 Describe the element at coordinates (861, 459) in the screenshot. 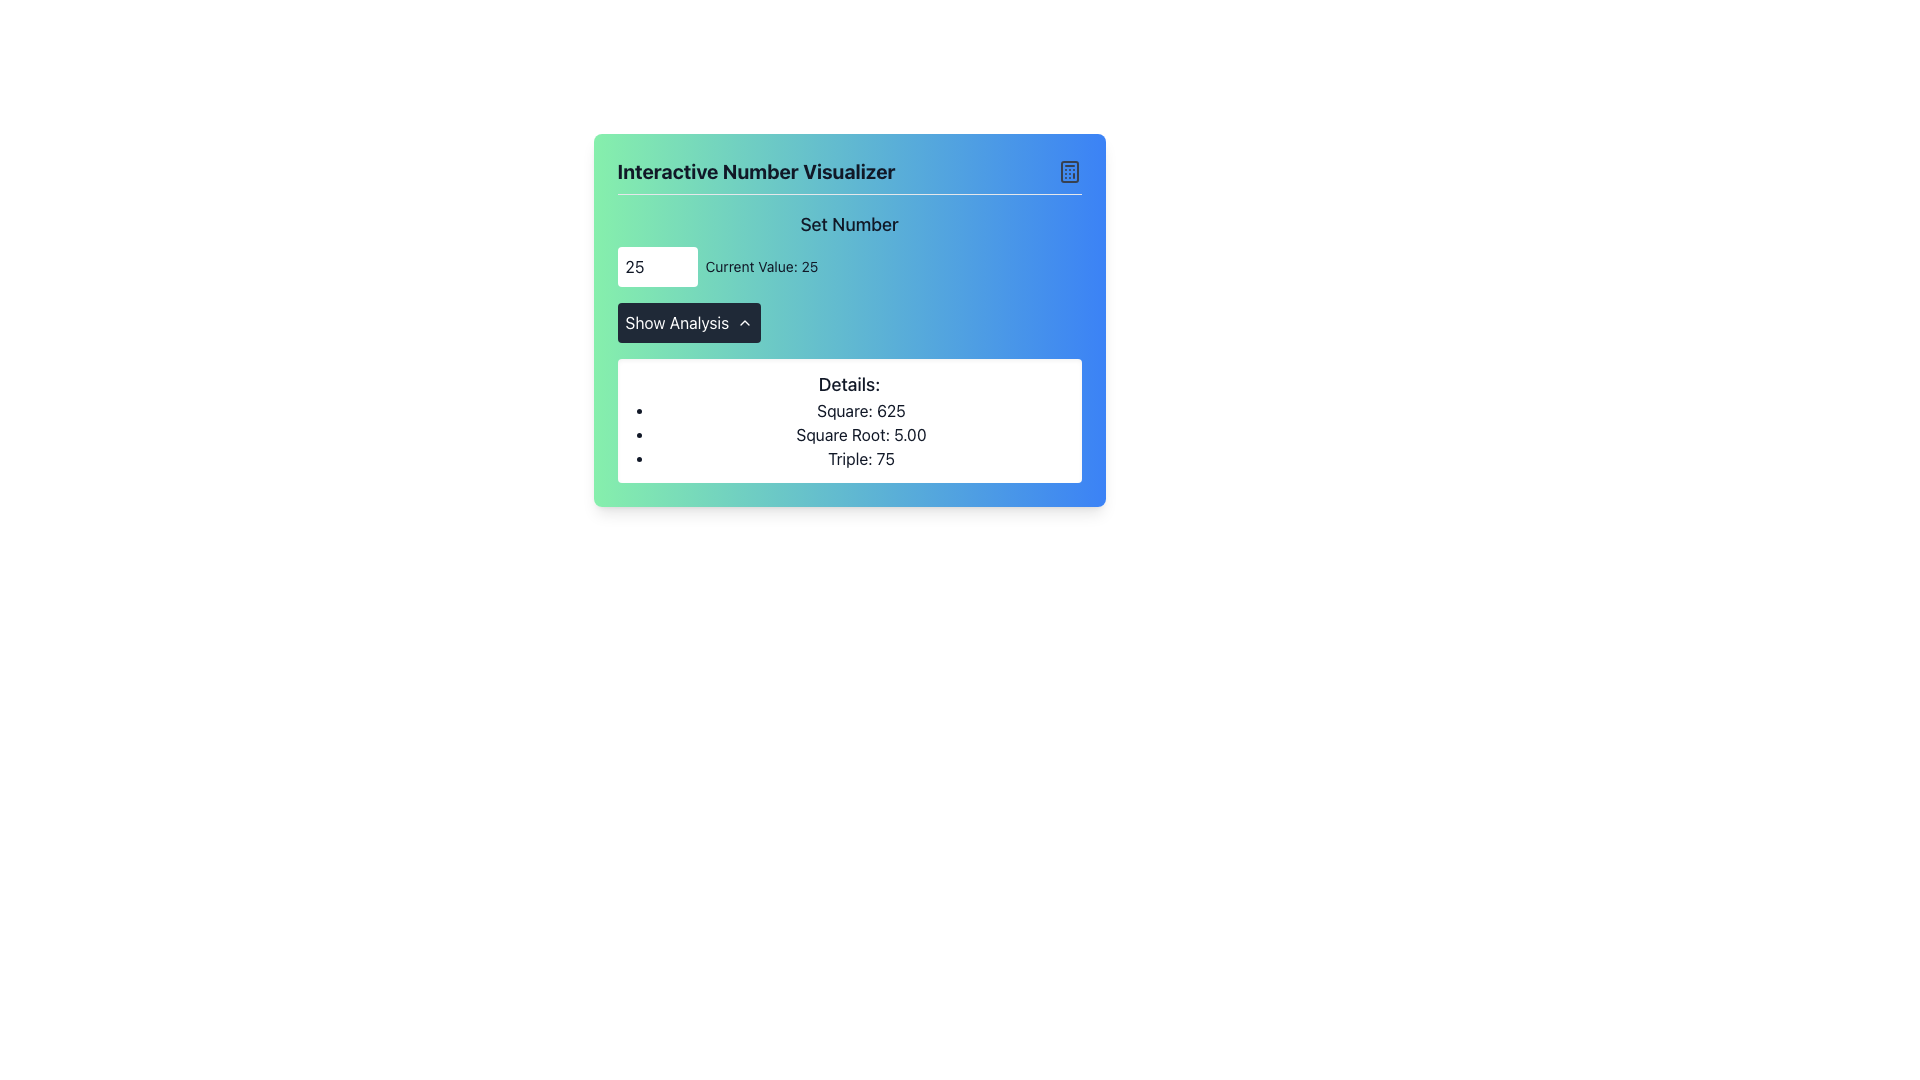

I see `the text element displaying 'Triple: 75', which is the third entry in the list under the 'Details' section` at that location.